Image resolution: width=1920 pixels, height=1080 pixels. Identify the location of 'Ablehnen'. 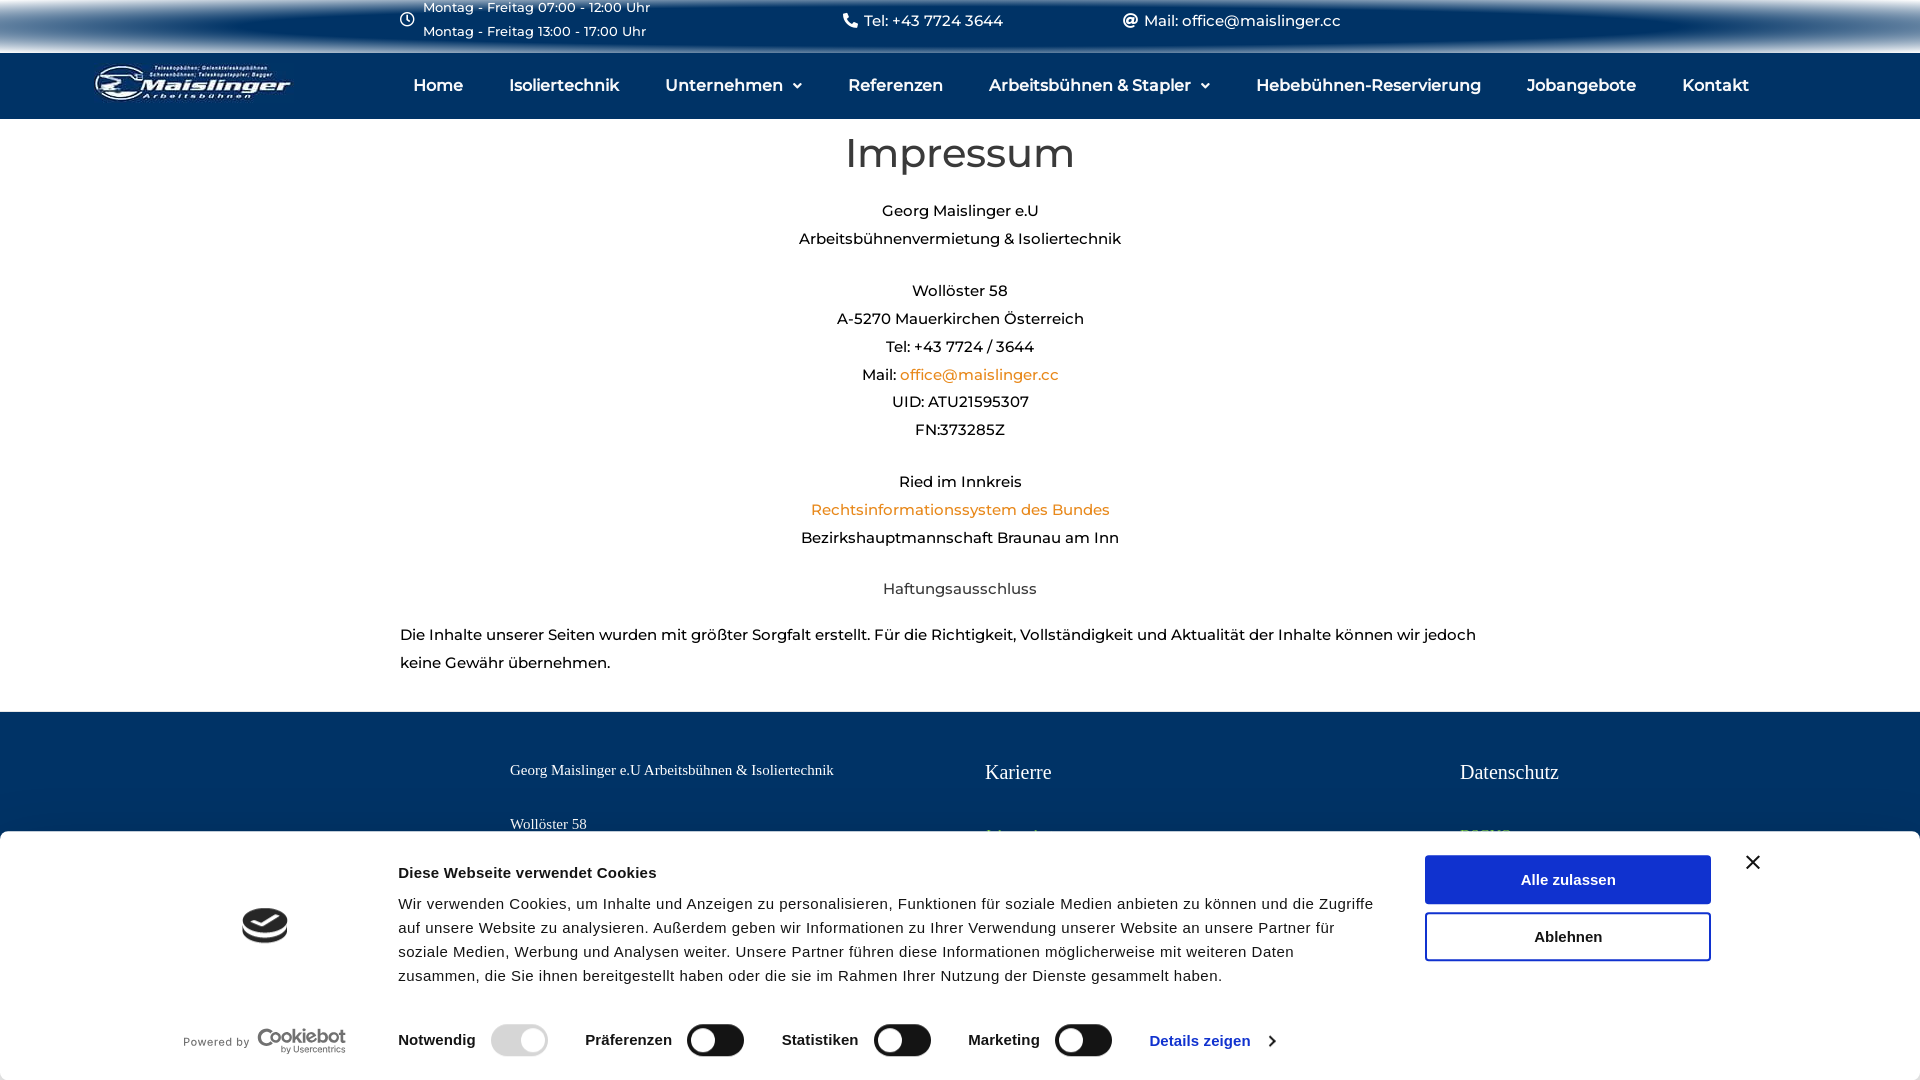
(1567, 936).